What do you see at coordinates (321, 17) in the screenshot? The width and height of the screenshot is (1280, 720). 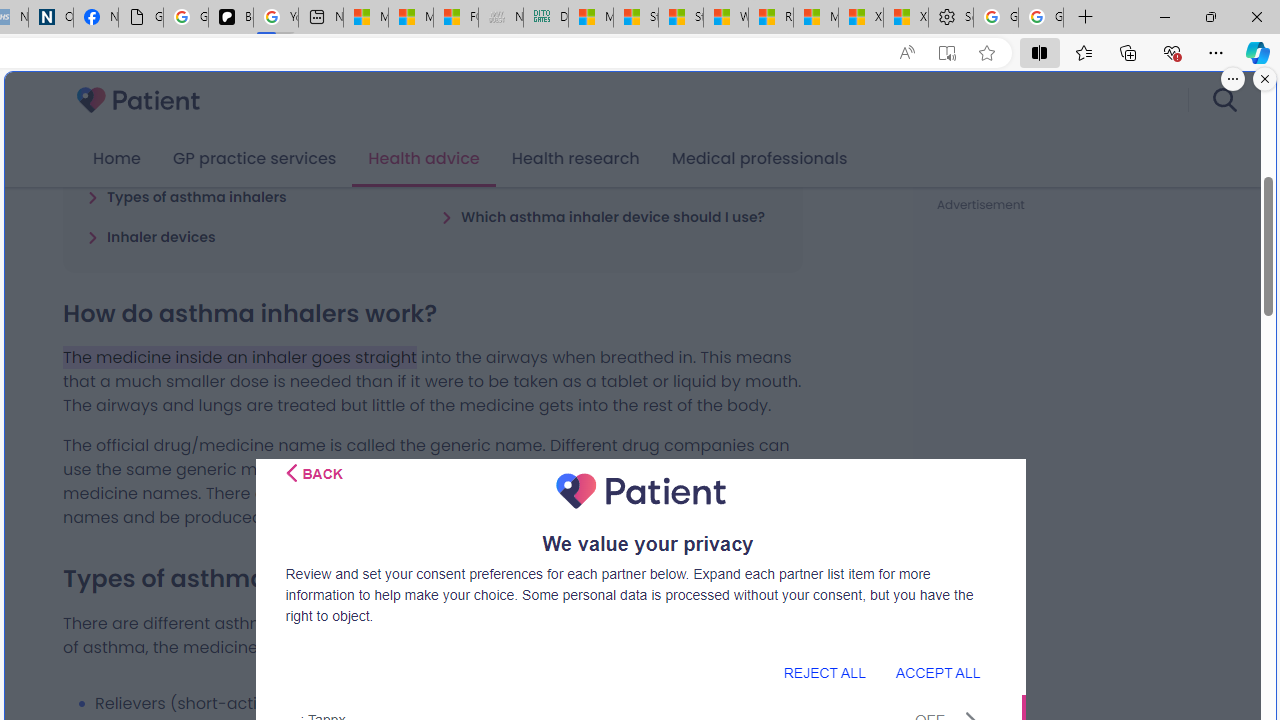 I see `'New tab'` at bounding box center [321, 17].